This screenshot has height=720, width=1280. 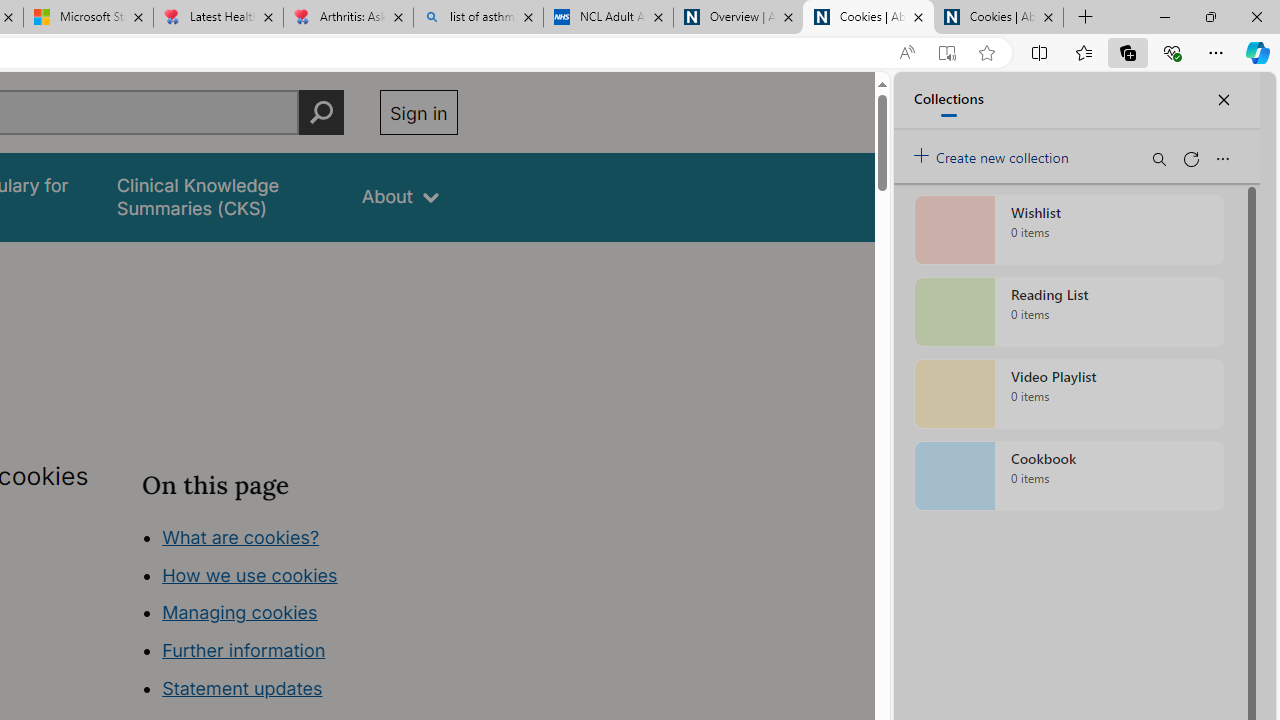 I want to click on 'Class: in-page-nav__list', so click(x=298, y=614).